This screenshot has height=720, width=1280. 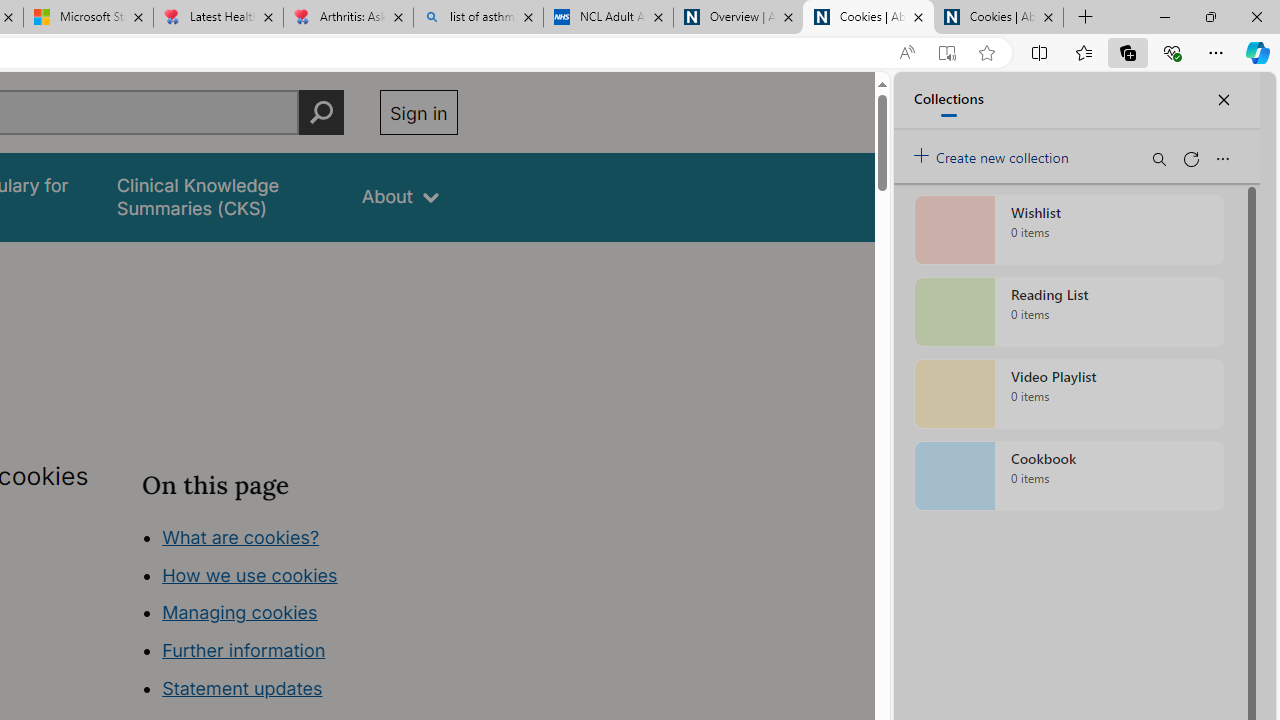 I want to click on 'Class: in-page-nav__list', so click(x=298, y=614).